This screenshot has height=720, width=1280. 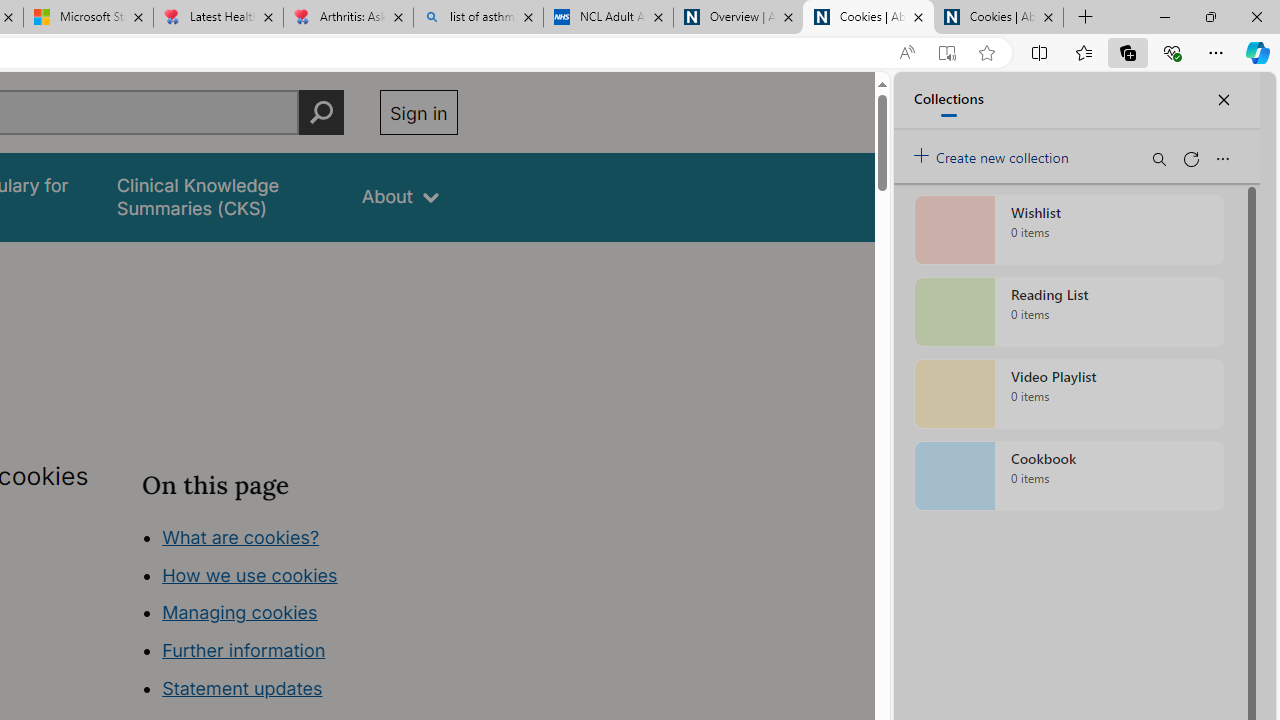 I want to click on 'Class: in-page-nav__list', so click(x=298, y=614).